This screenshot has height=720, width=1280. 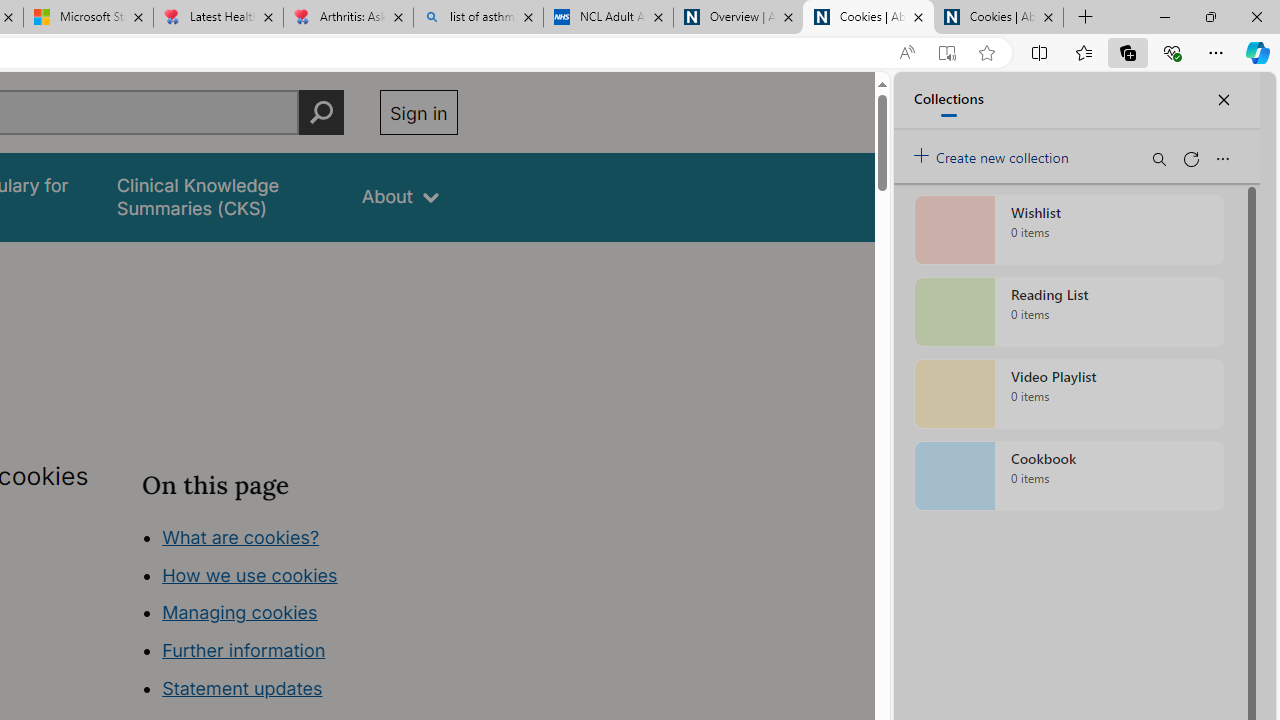 I want to click on 'Class: in-page-nav__list', so click(x=298, y=614).